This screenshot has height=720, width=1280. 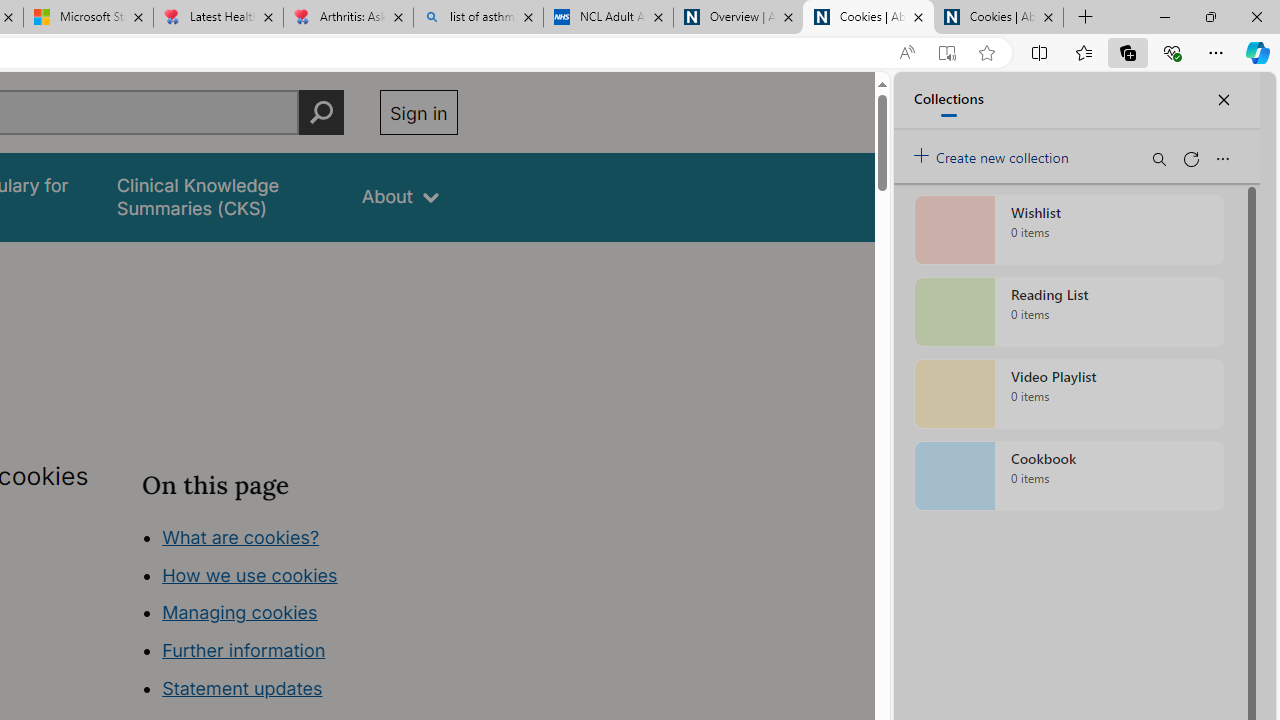 I want to click on 'Class: in-page-nav__list', so click(x=298, y=614).